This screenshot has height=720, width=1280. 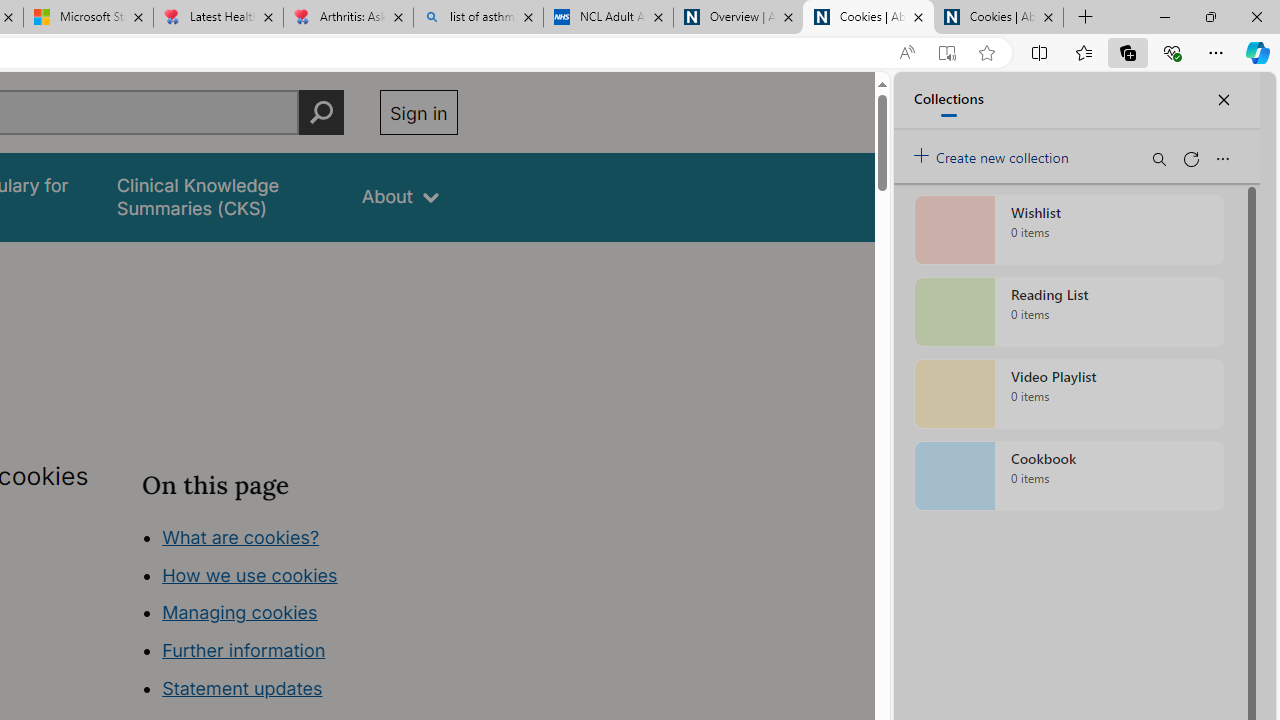 I want to click on 'Class: in-page-nav__list', so click(x=298, y=614).